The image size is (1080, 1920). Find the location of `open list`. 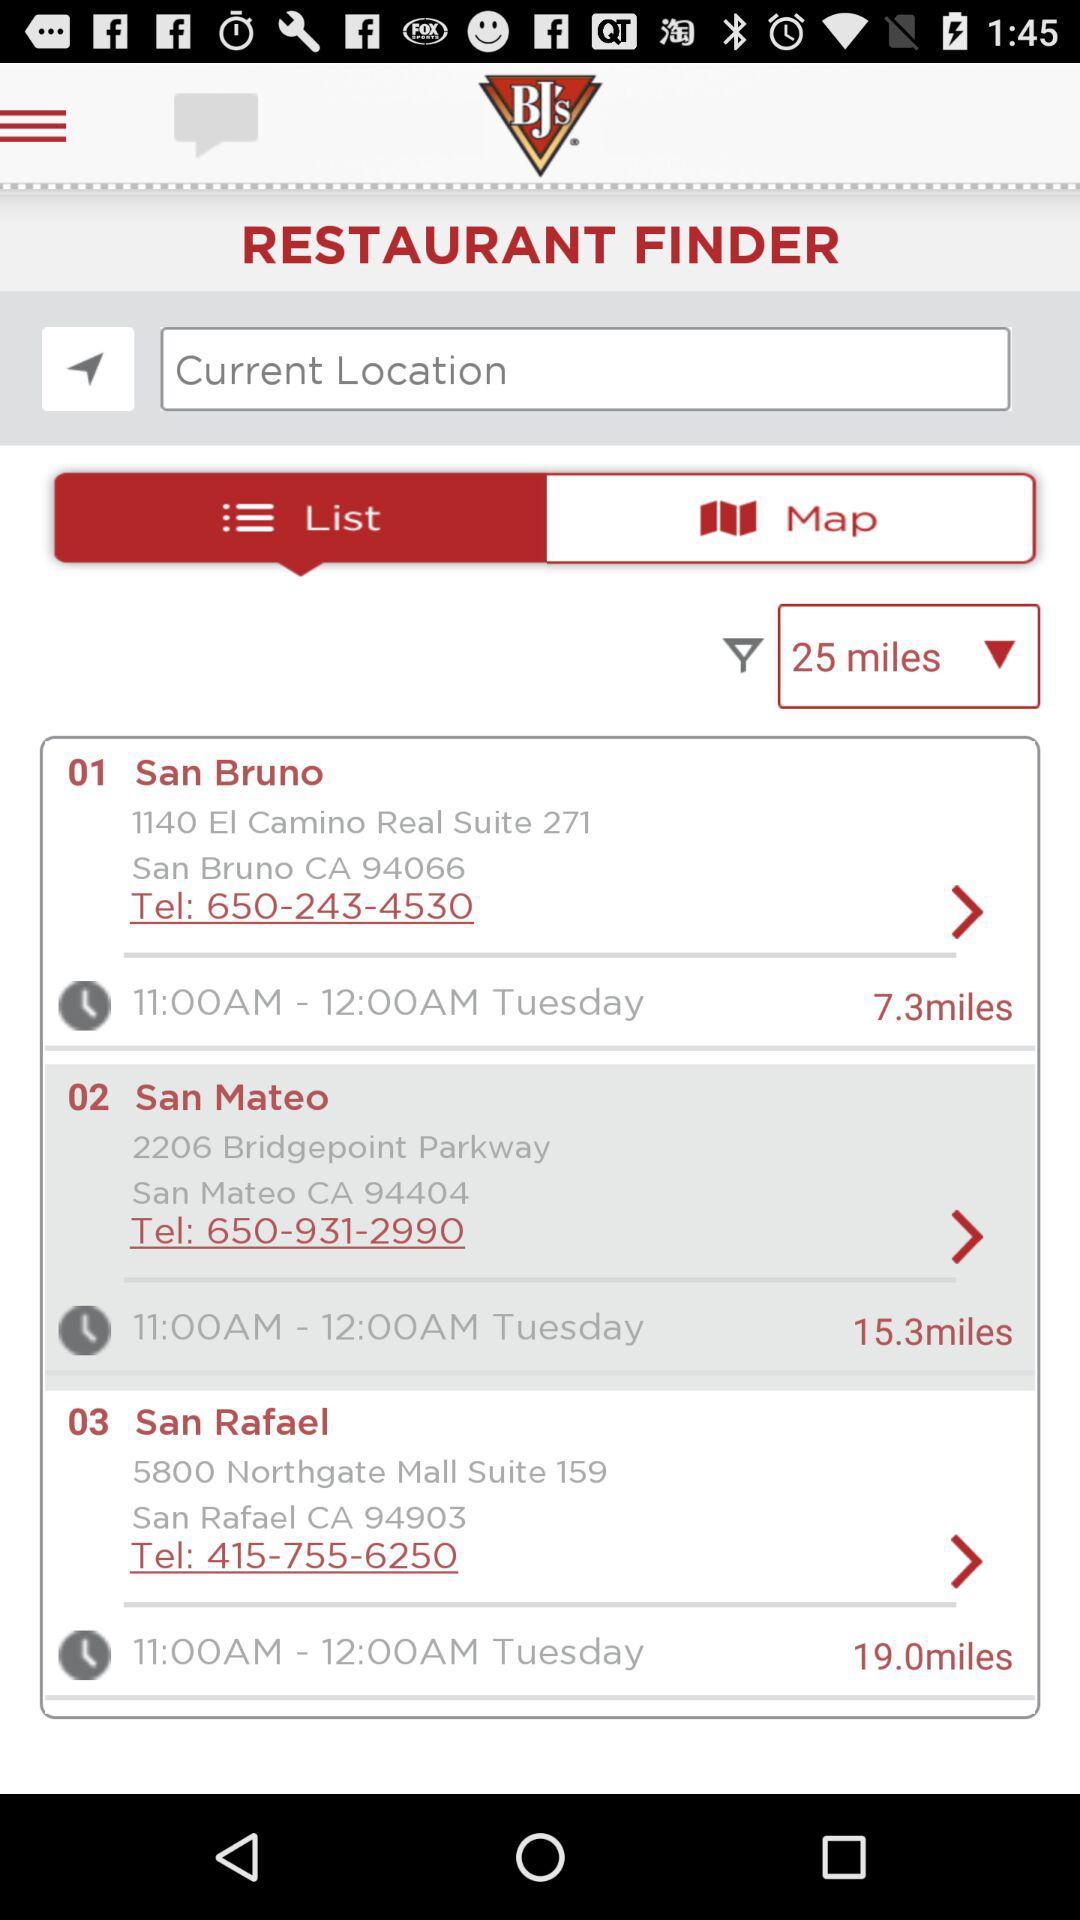

open list is located at coordinates (293, 518).